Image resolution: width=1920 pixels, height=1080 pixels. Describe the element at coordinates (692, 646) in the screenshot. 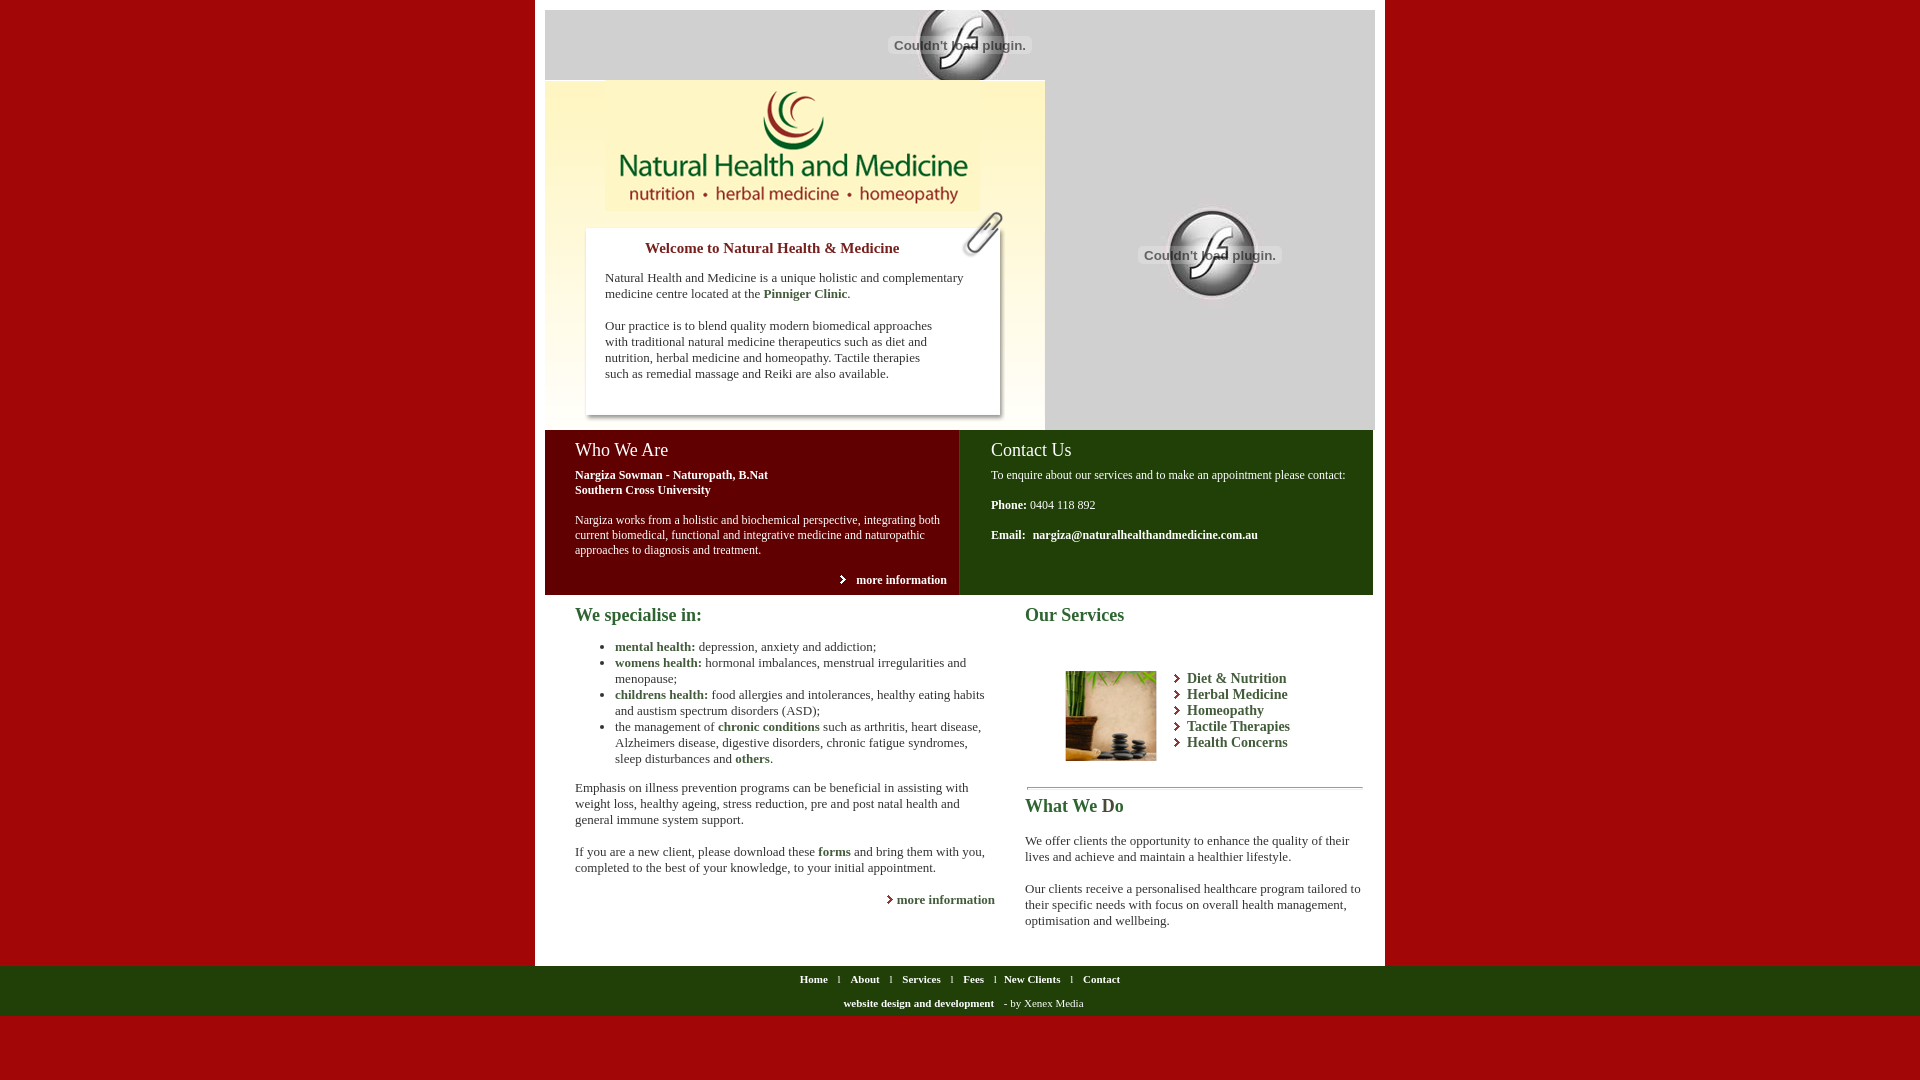

I see `':'` at that location.